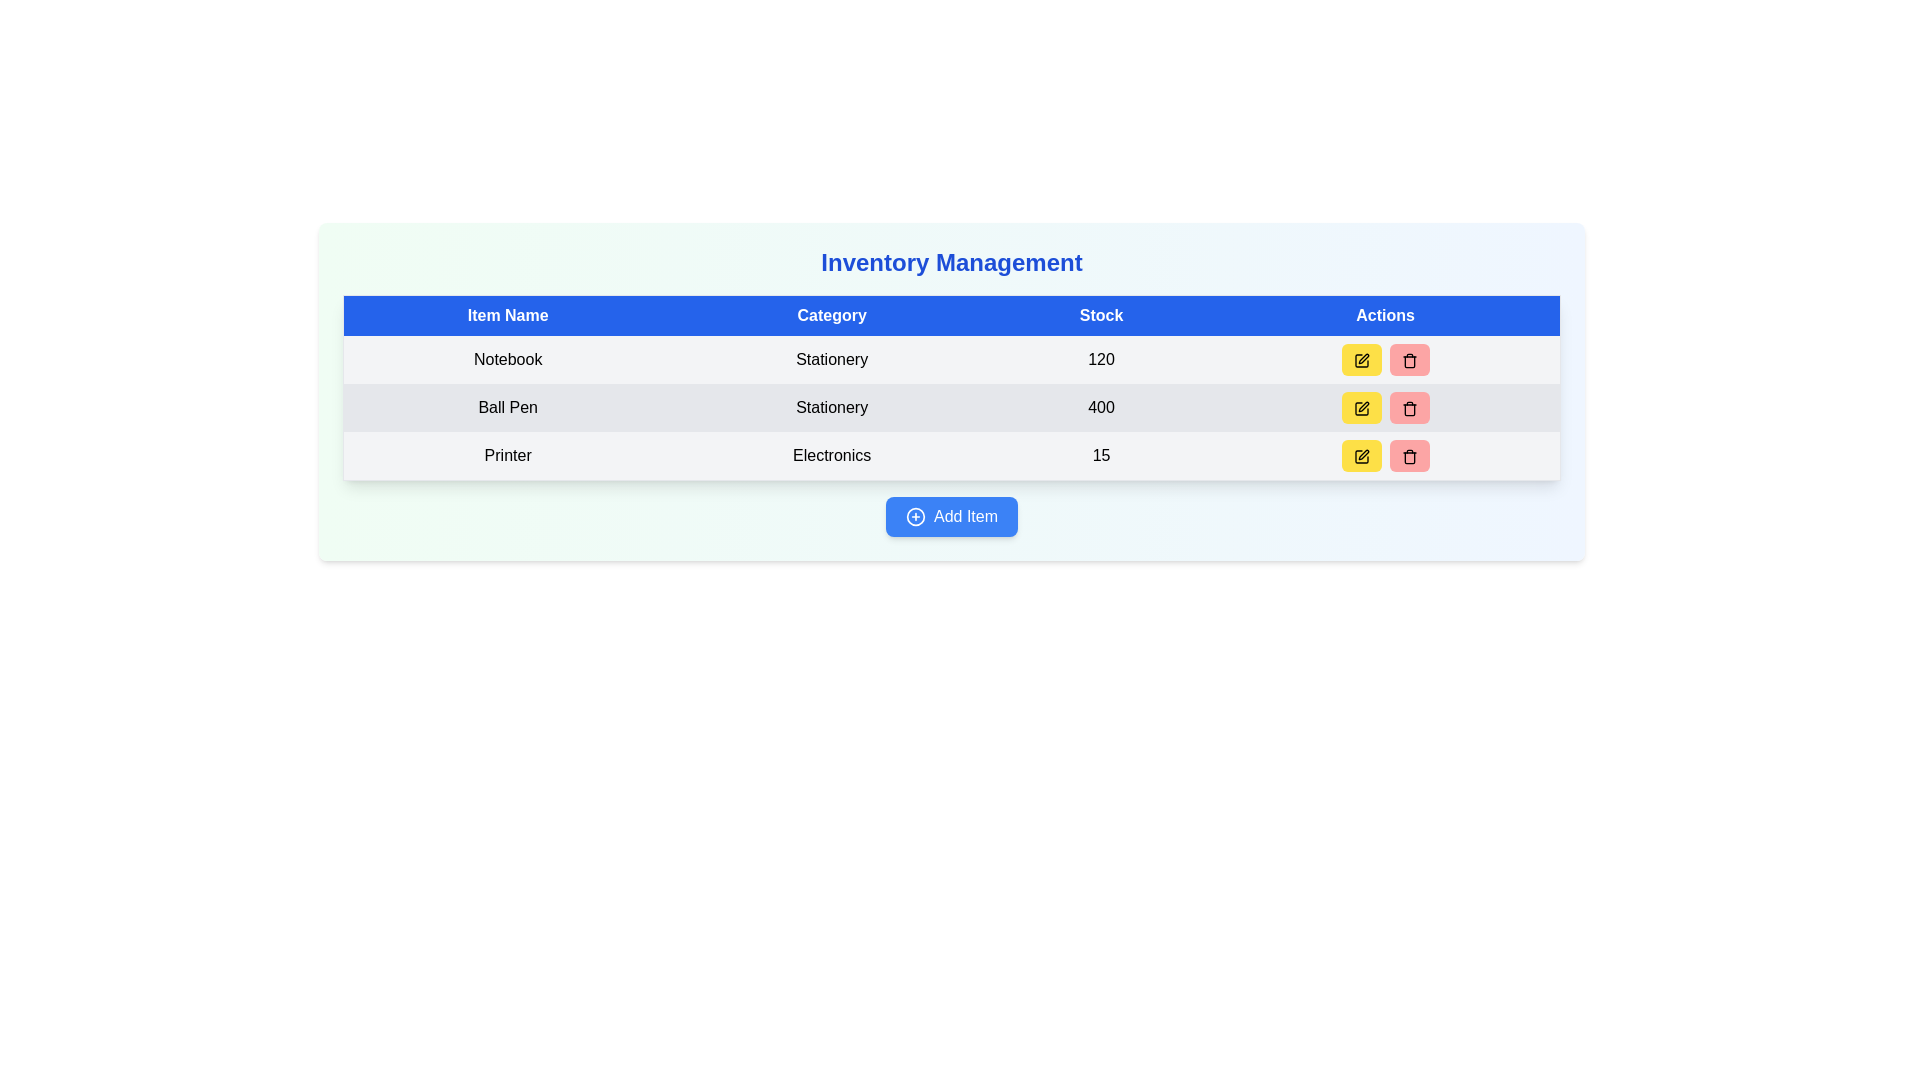 Image resolution: width=1920 pixels, height=1080 pixels. I want to click on the edit icon in the third row's Actions column button, so click(1362, 405).